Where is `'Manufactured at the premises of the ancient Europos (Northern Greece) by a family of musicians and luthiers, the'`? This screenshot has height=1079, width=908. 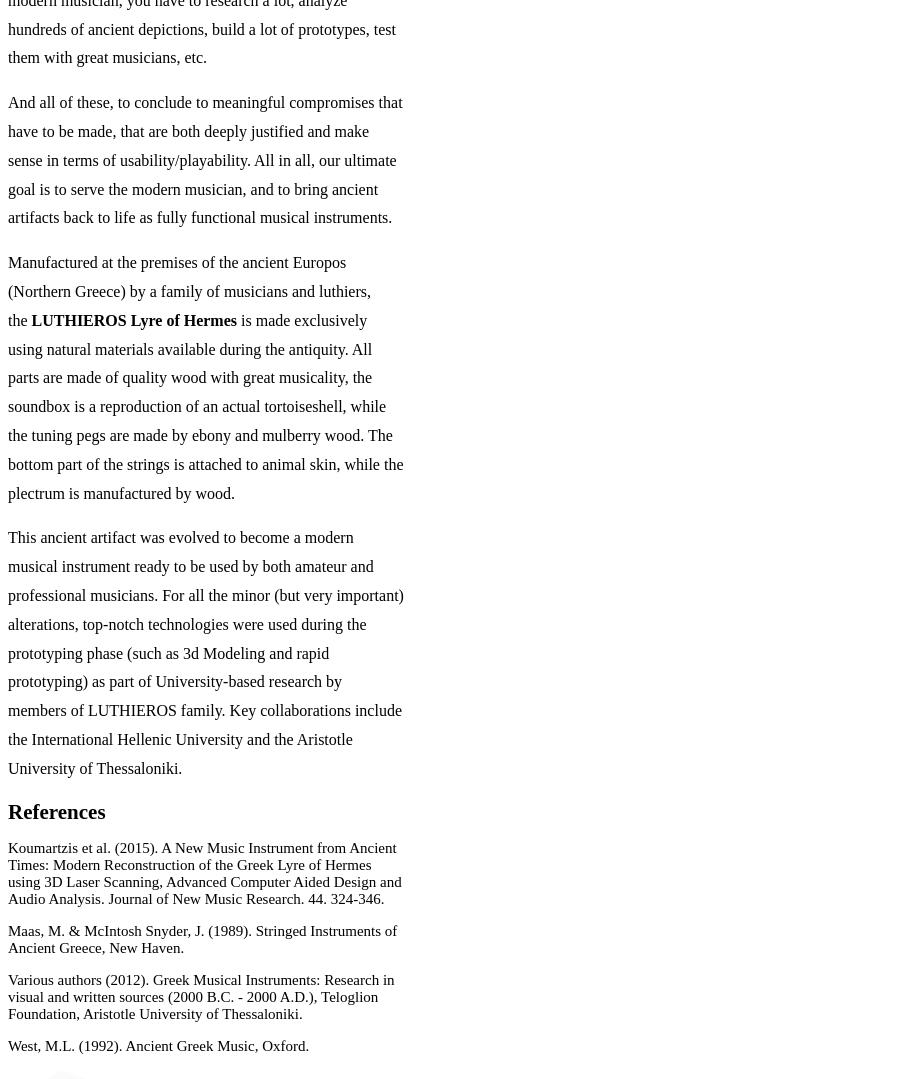 'Manufactured at the premises of the ancient Europos (Northern Greece) by a family of musicians and luthiers, the' is located at coordinates (187, 290).